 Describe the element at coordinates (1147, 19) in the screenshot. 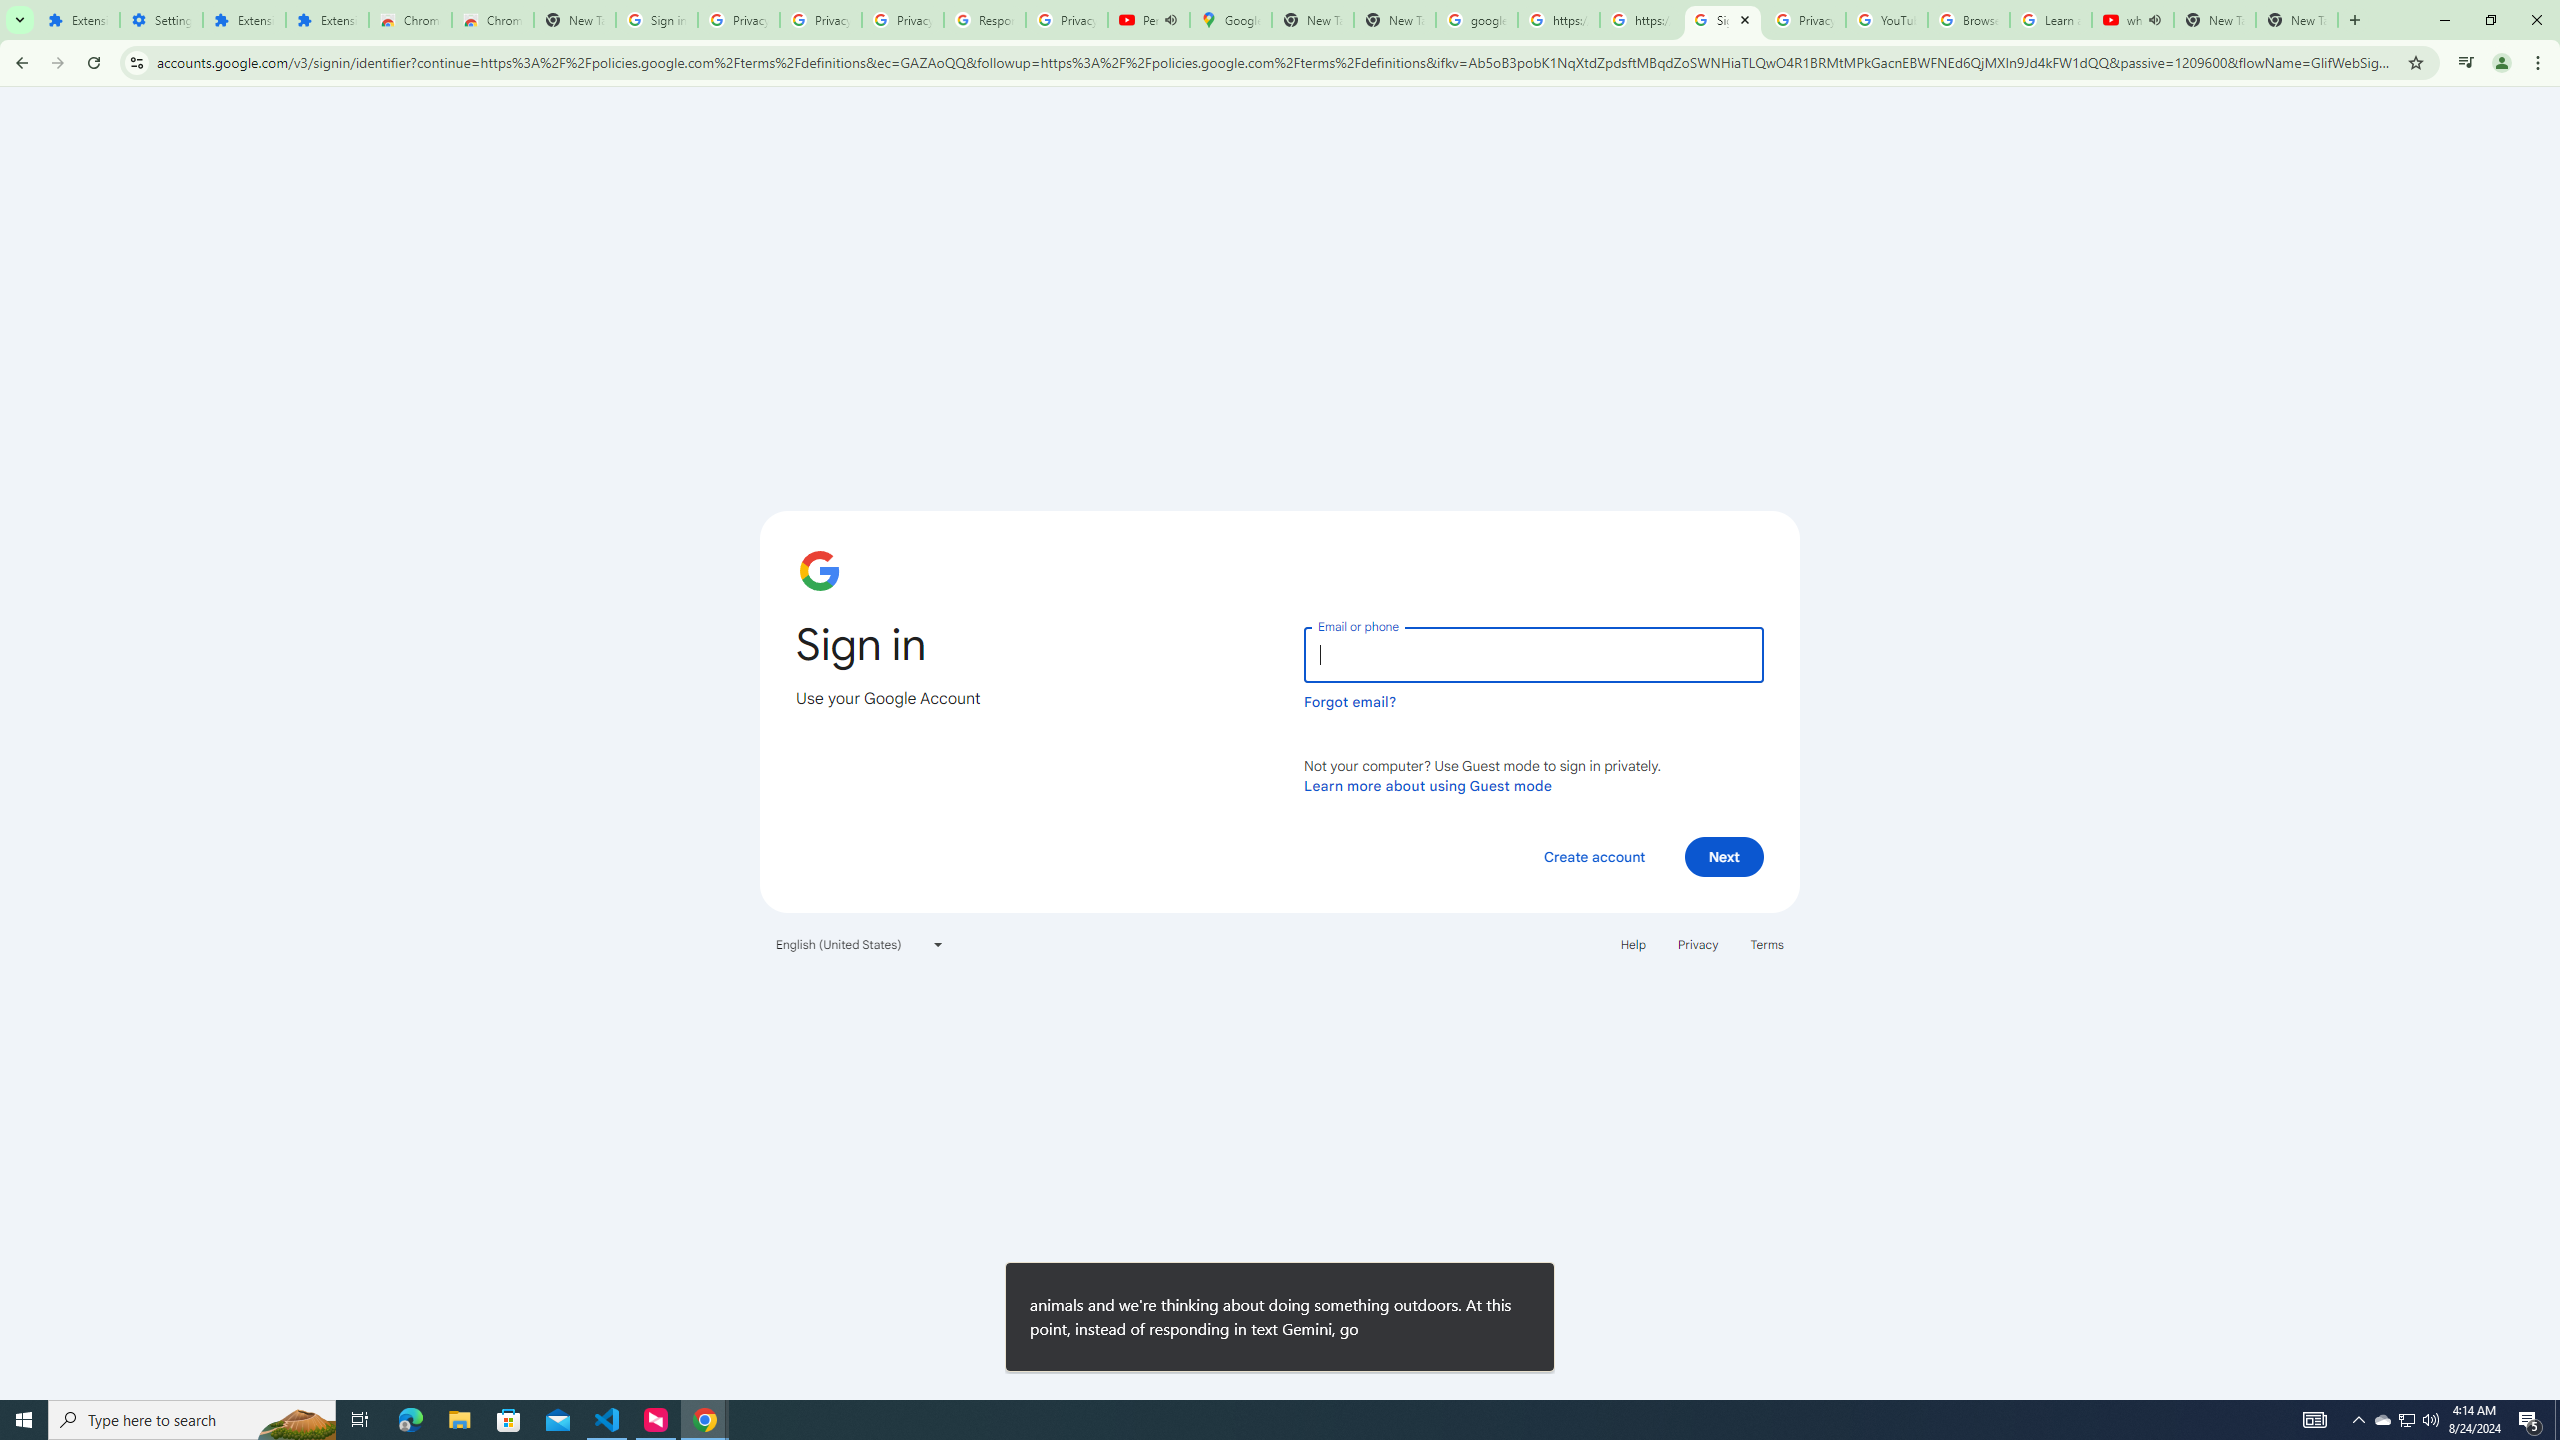

I see `'Personalized AI for you | Gemini - YouTube - Audio playing'` at that location.